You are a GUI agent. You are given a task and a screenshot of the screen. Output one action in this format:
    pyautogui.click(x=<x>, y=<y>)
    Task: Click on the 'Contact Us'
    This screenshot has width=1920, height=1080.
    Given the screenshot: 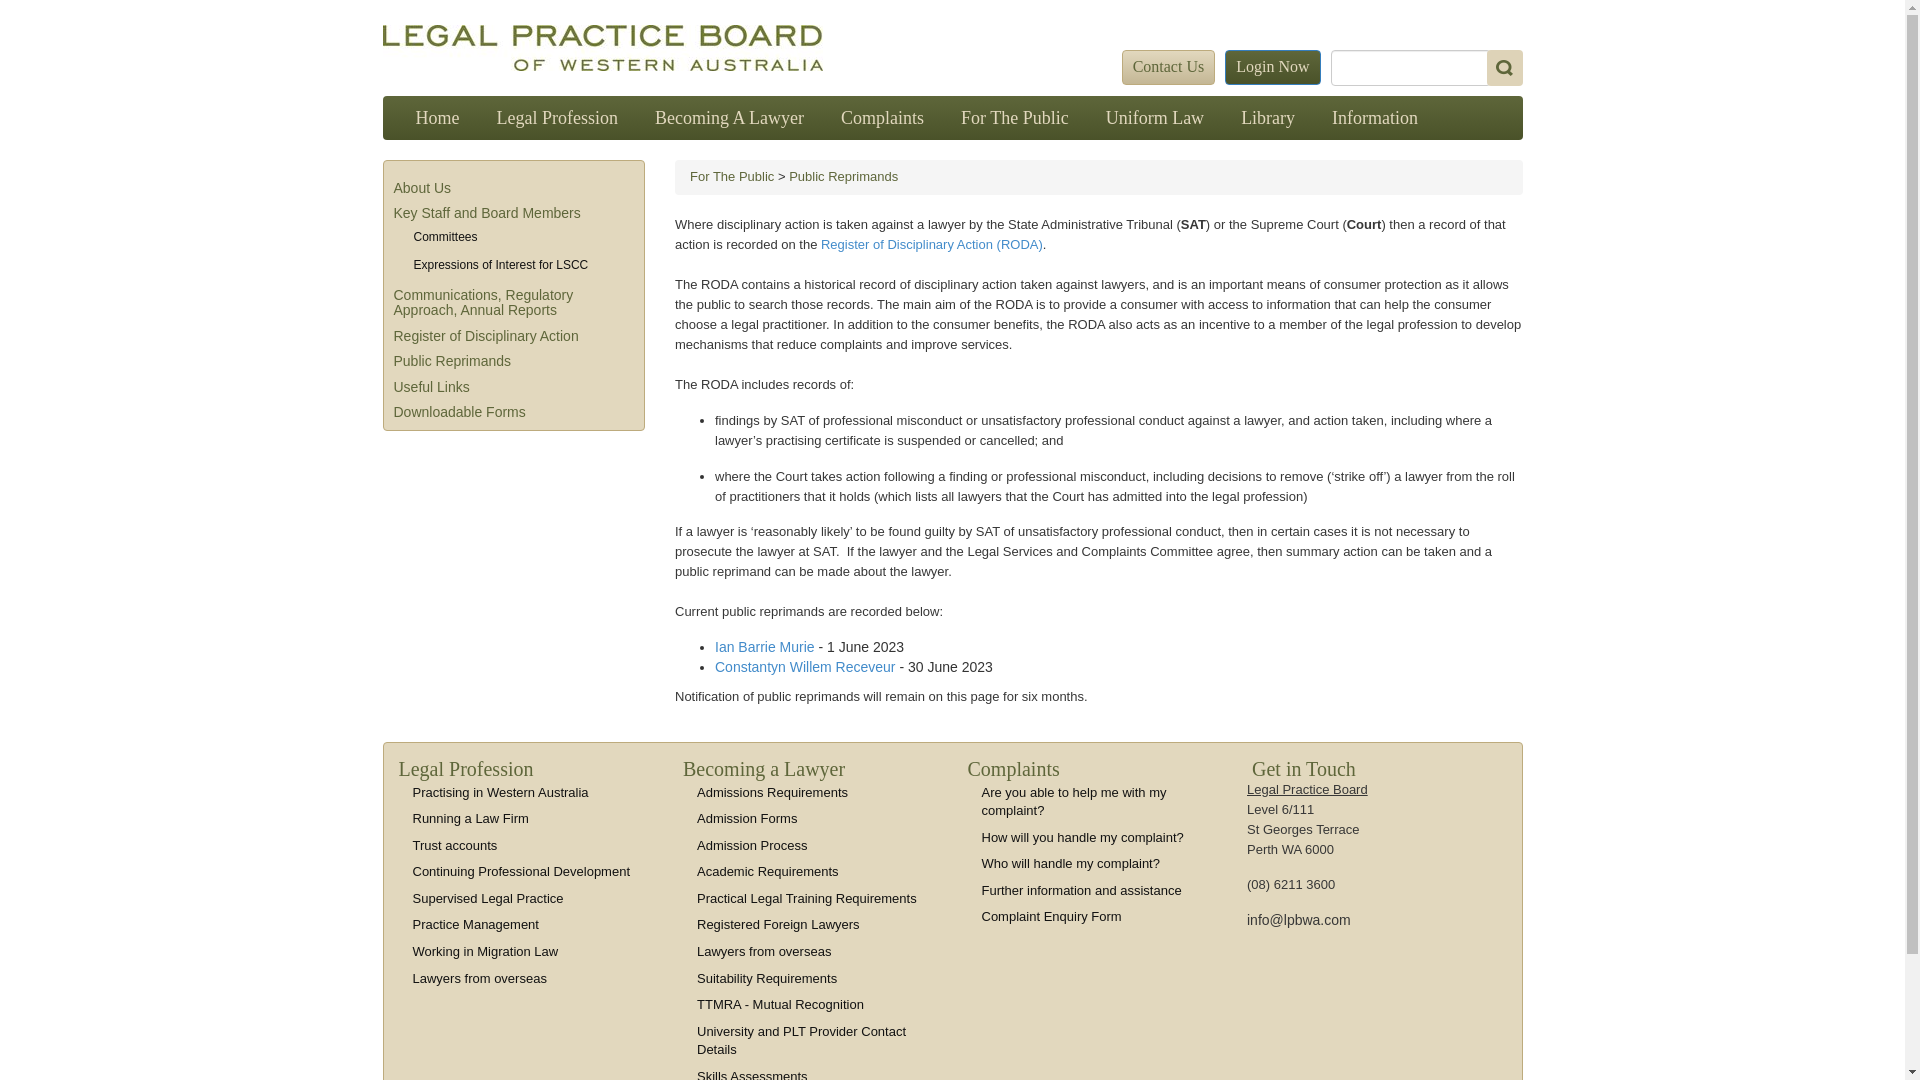 What is the action you would take?
    pyautogui.click(x=1169, y=66)
    